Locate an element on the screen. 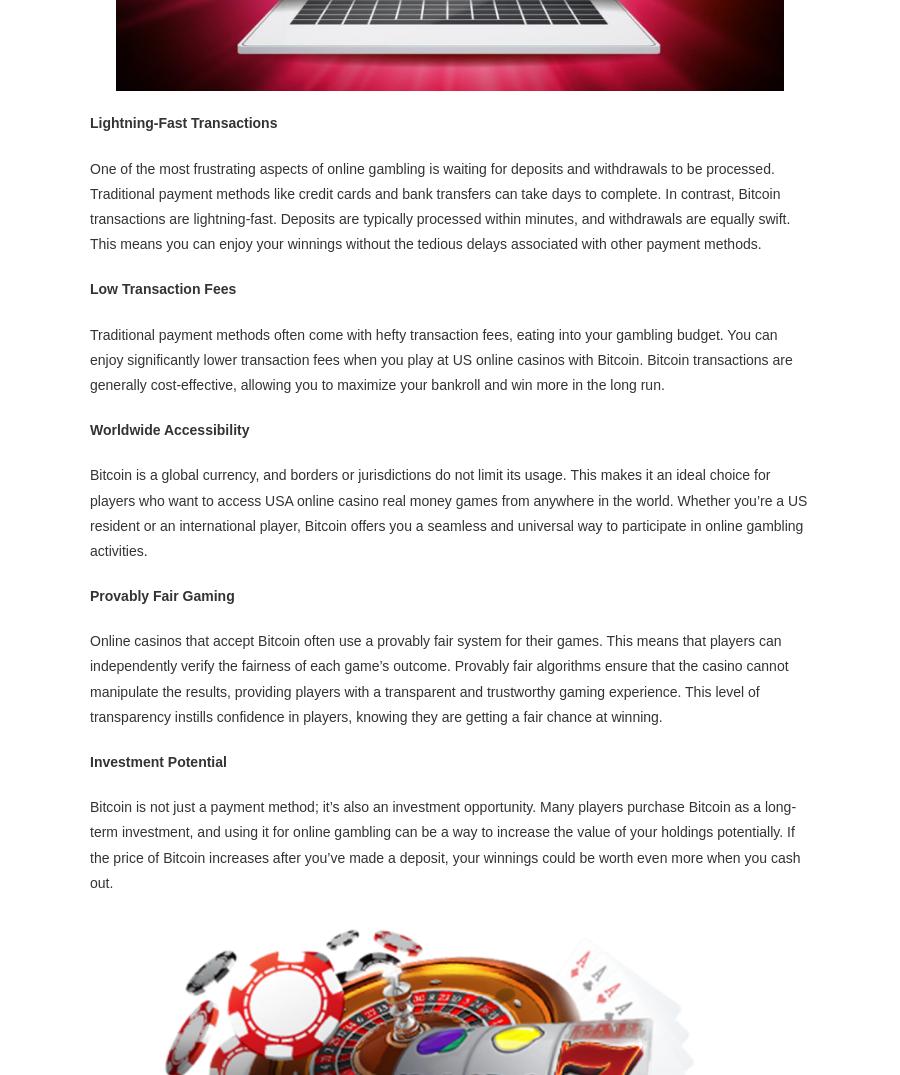 This screenshot has width=900, height=1075. 'Lightning-Fast Transactions' is located at coordinates (183, 121).